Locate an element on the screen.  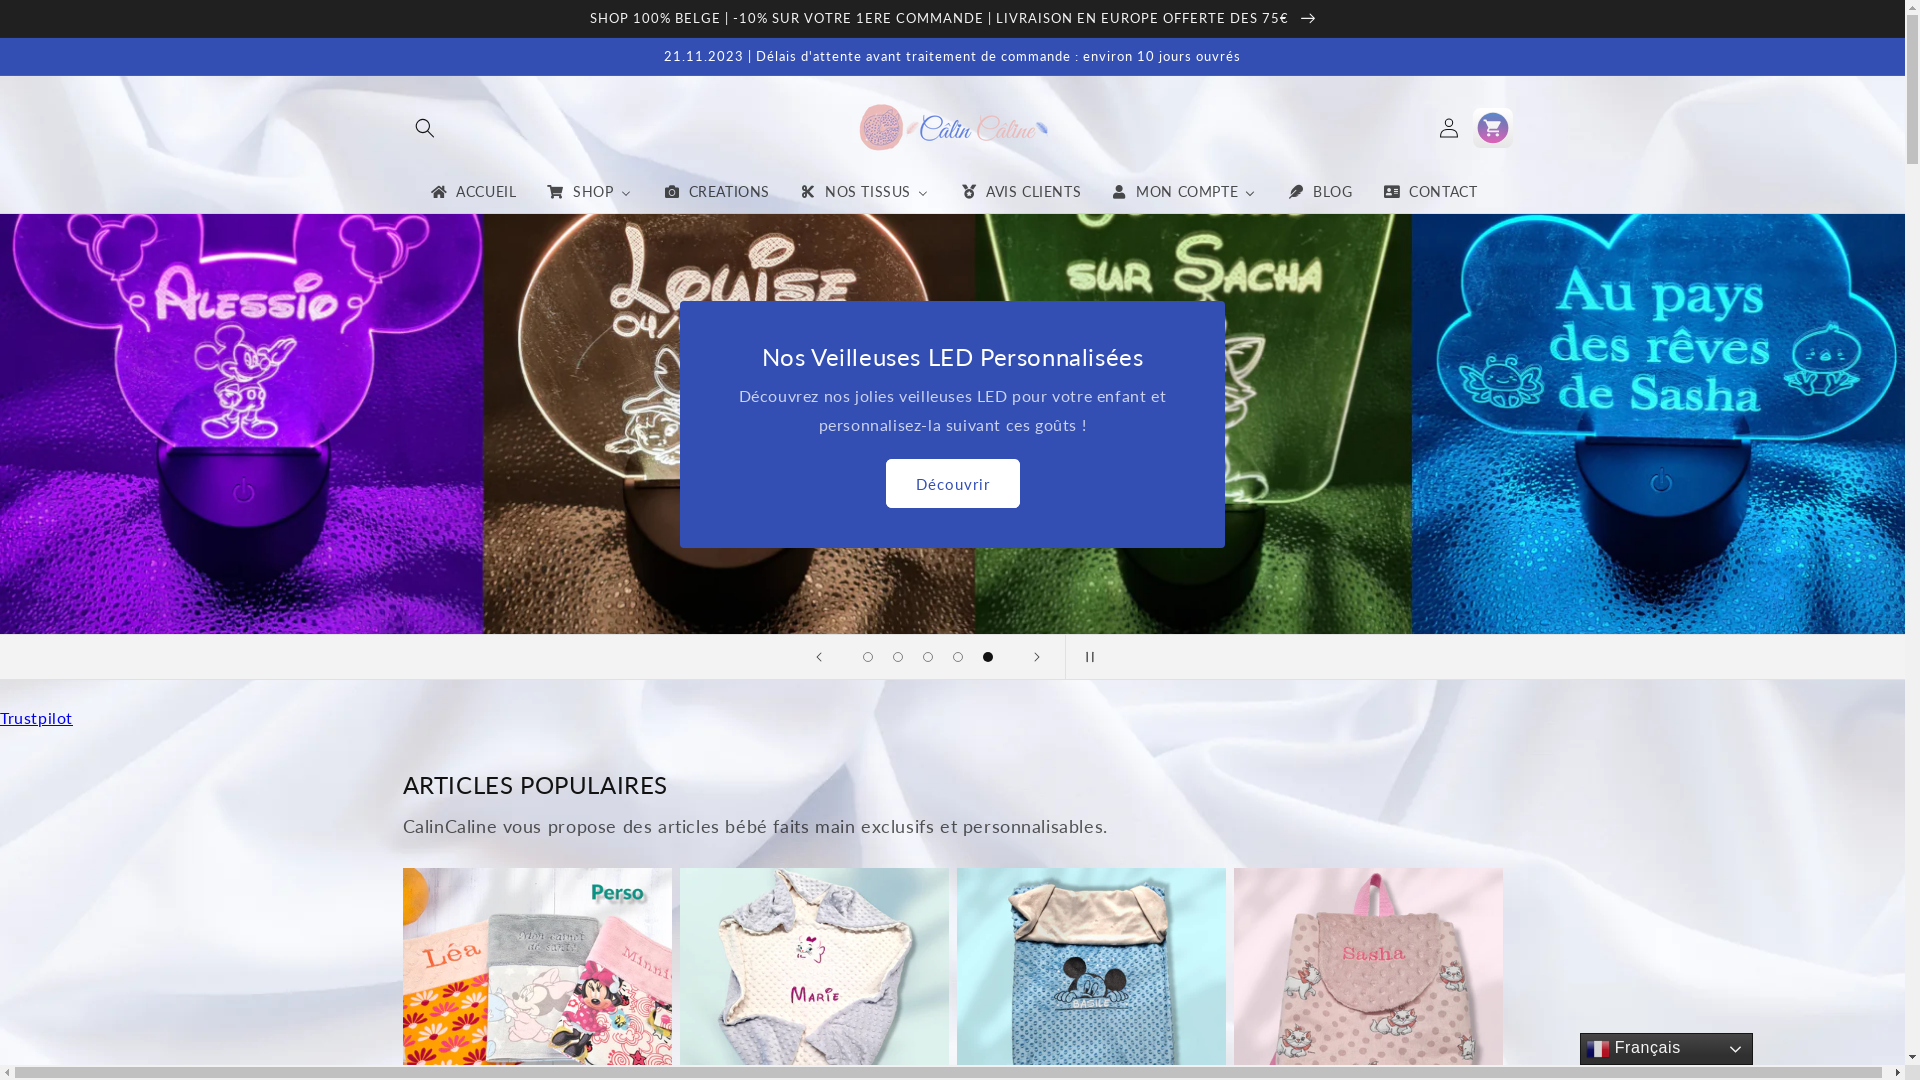
'CONTACT' is located at coordinates (1428, 192).